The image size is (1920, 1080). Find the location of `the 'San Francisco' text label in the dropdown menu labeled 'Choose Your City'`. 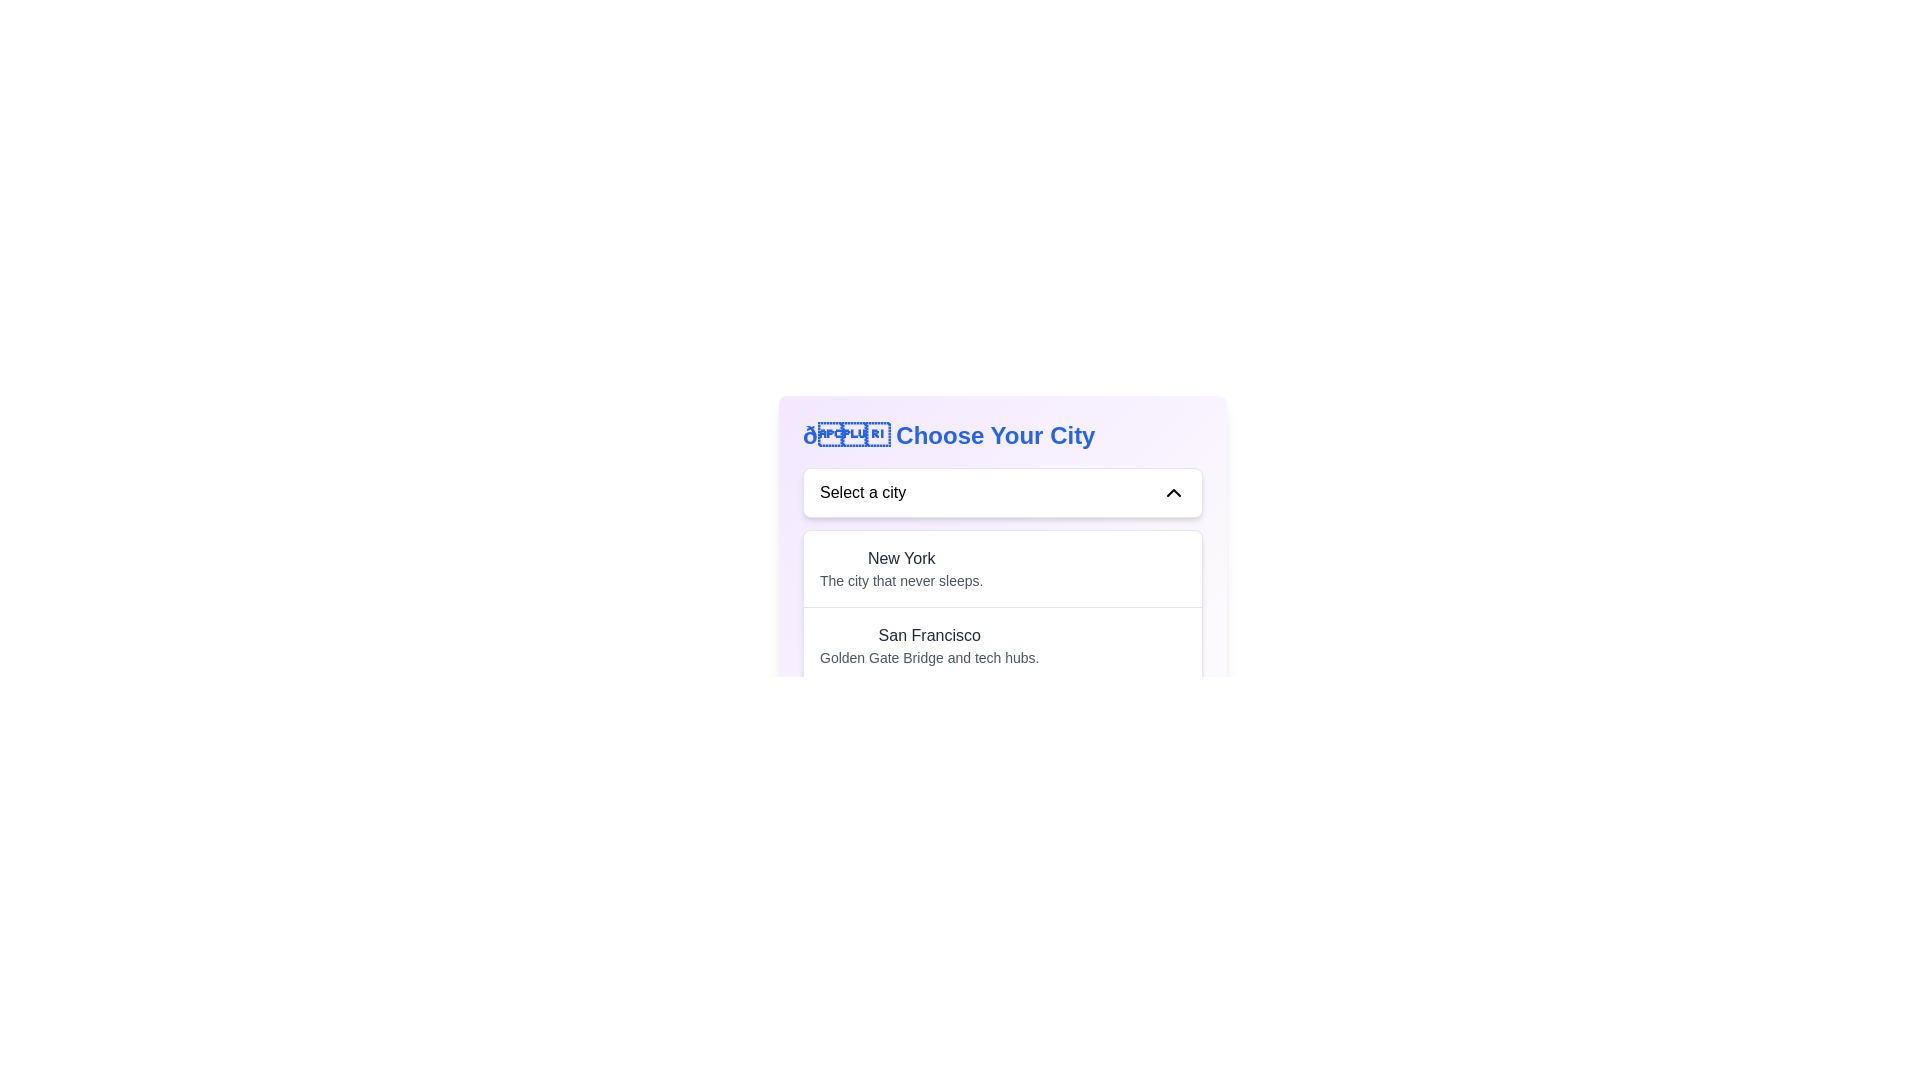

the 'San Francisco' text label in the dropdown menu labeled 'Choose Your City' is located at coordinates (928, 645).